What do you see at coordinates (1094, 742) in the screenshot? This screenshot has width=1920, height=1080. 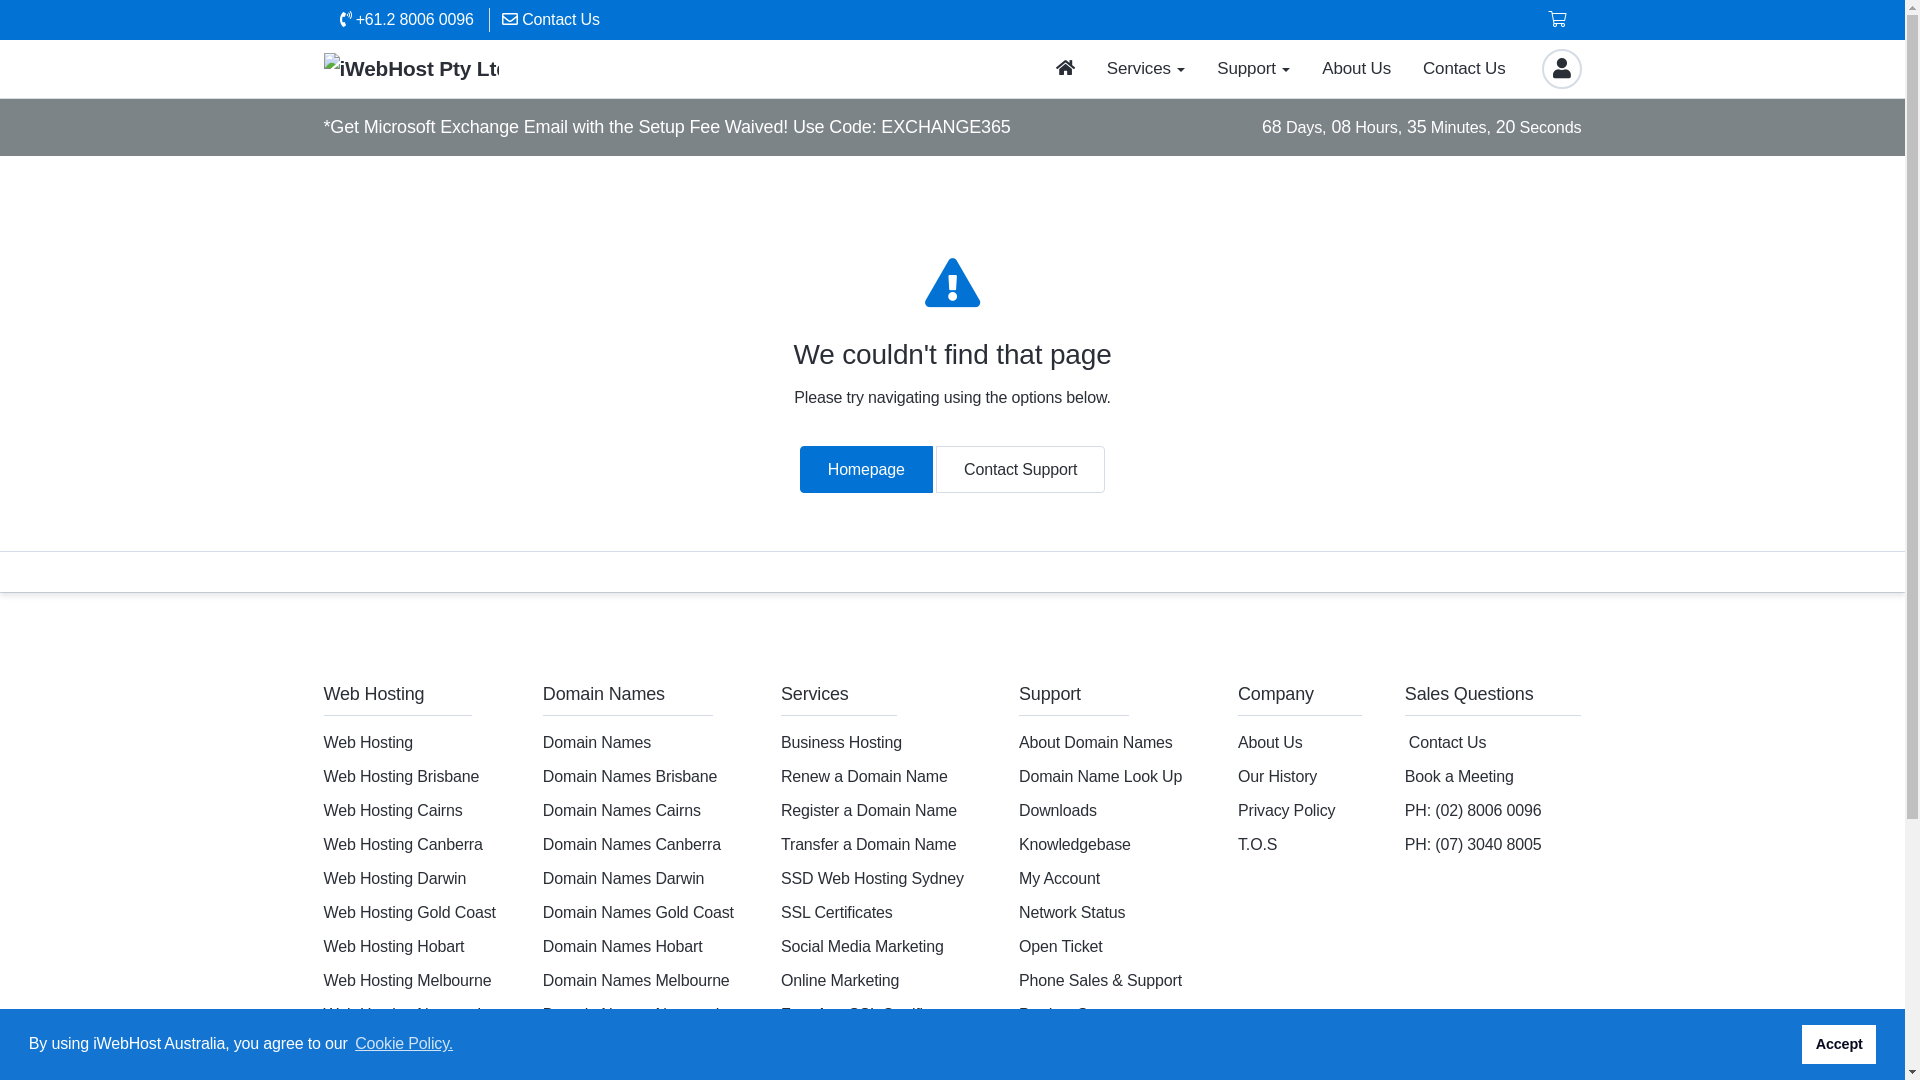 I see `'About Domain Names'` at bounding box center [1094, 742].